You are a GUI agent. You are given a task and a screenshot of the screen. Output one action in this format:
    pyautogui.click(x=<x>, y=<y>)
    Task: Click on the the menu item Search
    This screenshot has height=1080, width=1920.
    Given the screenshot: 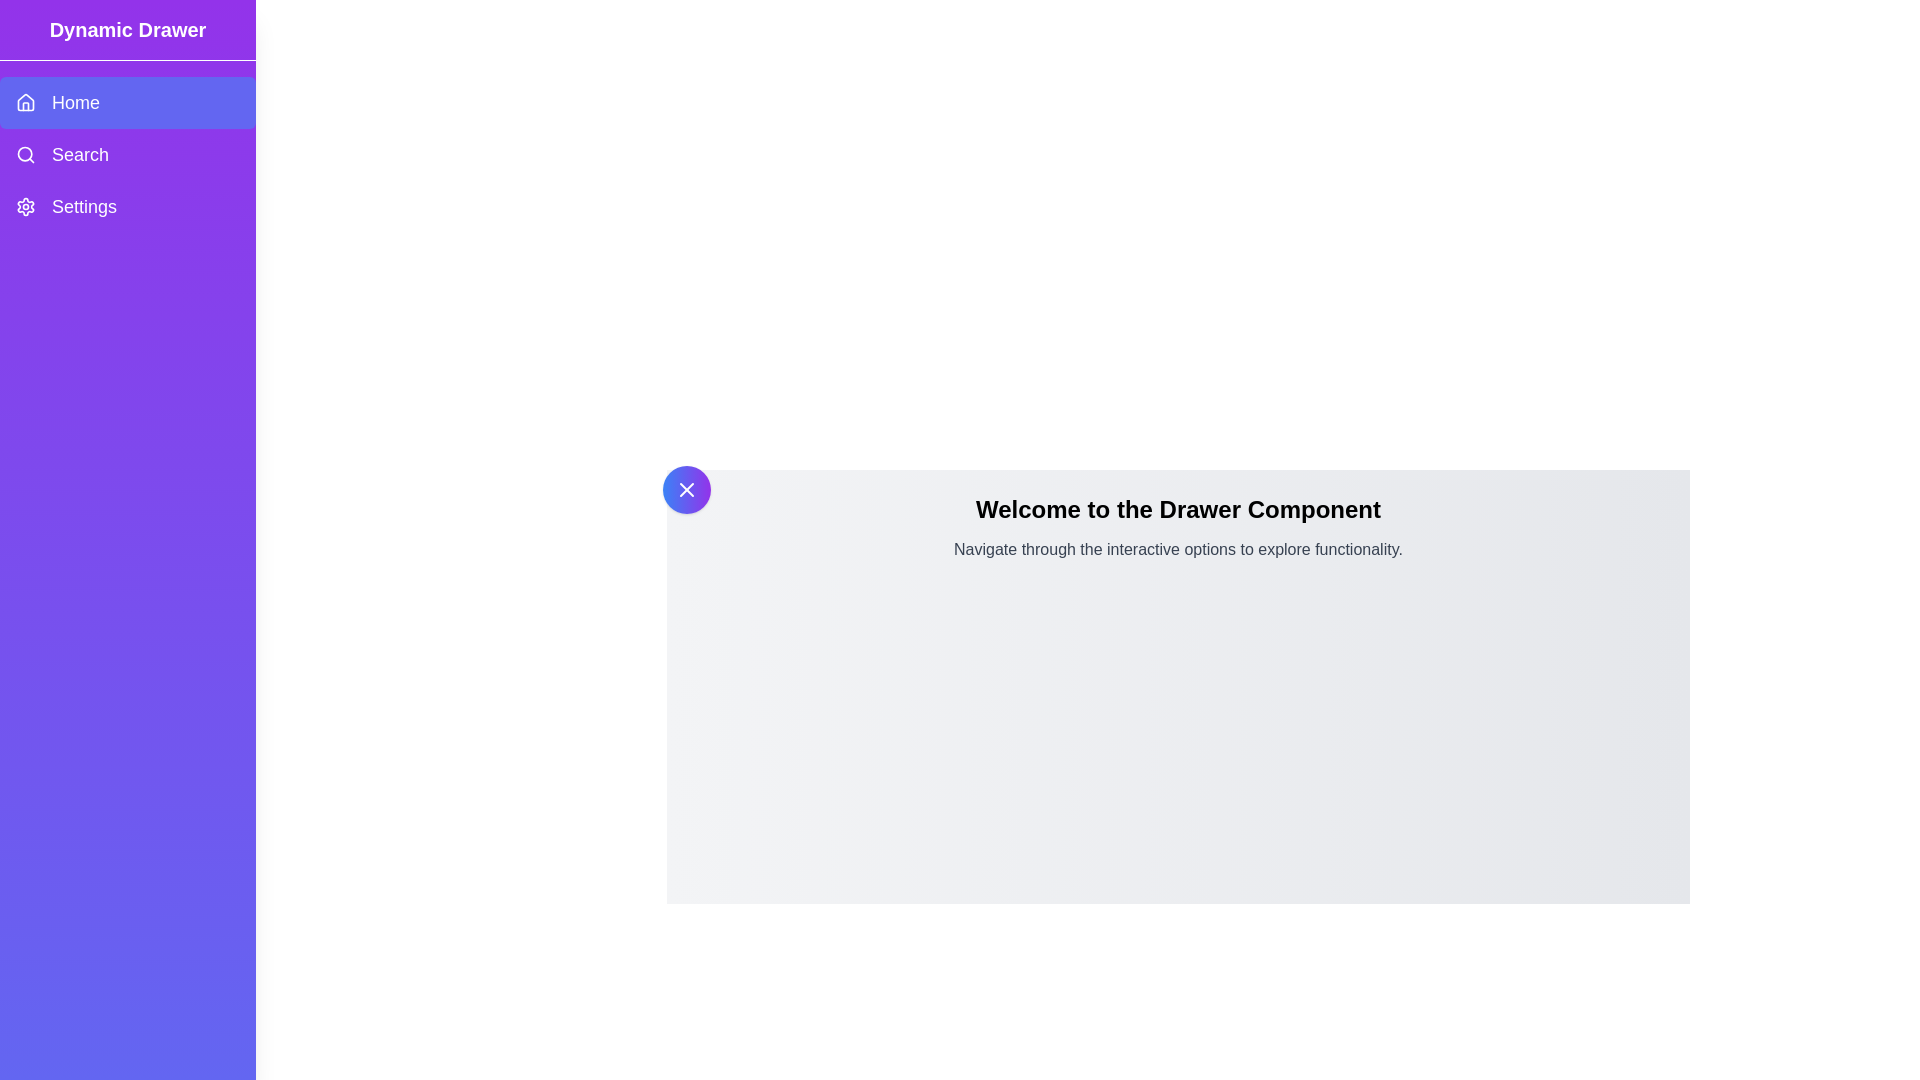 What is the action you would take?
    pyautogui.click(x=127, y=153)
    